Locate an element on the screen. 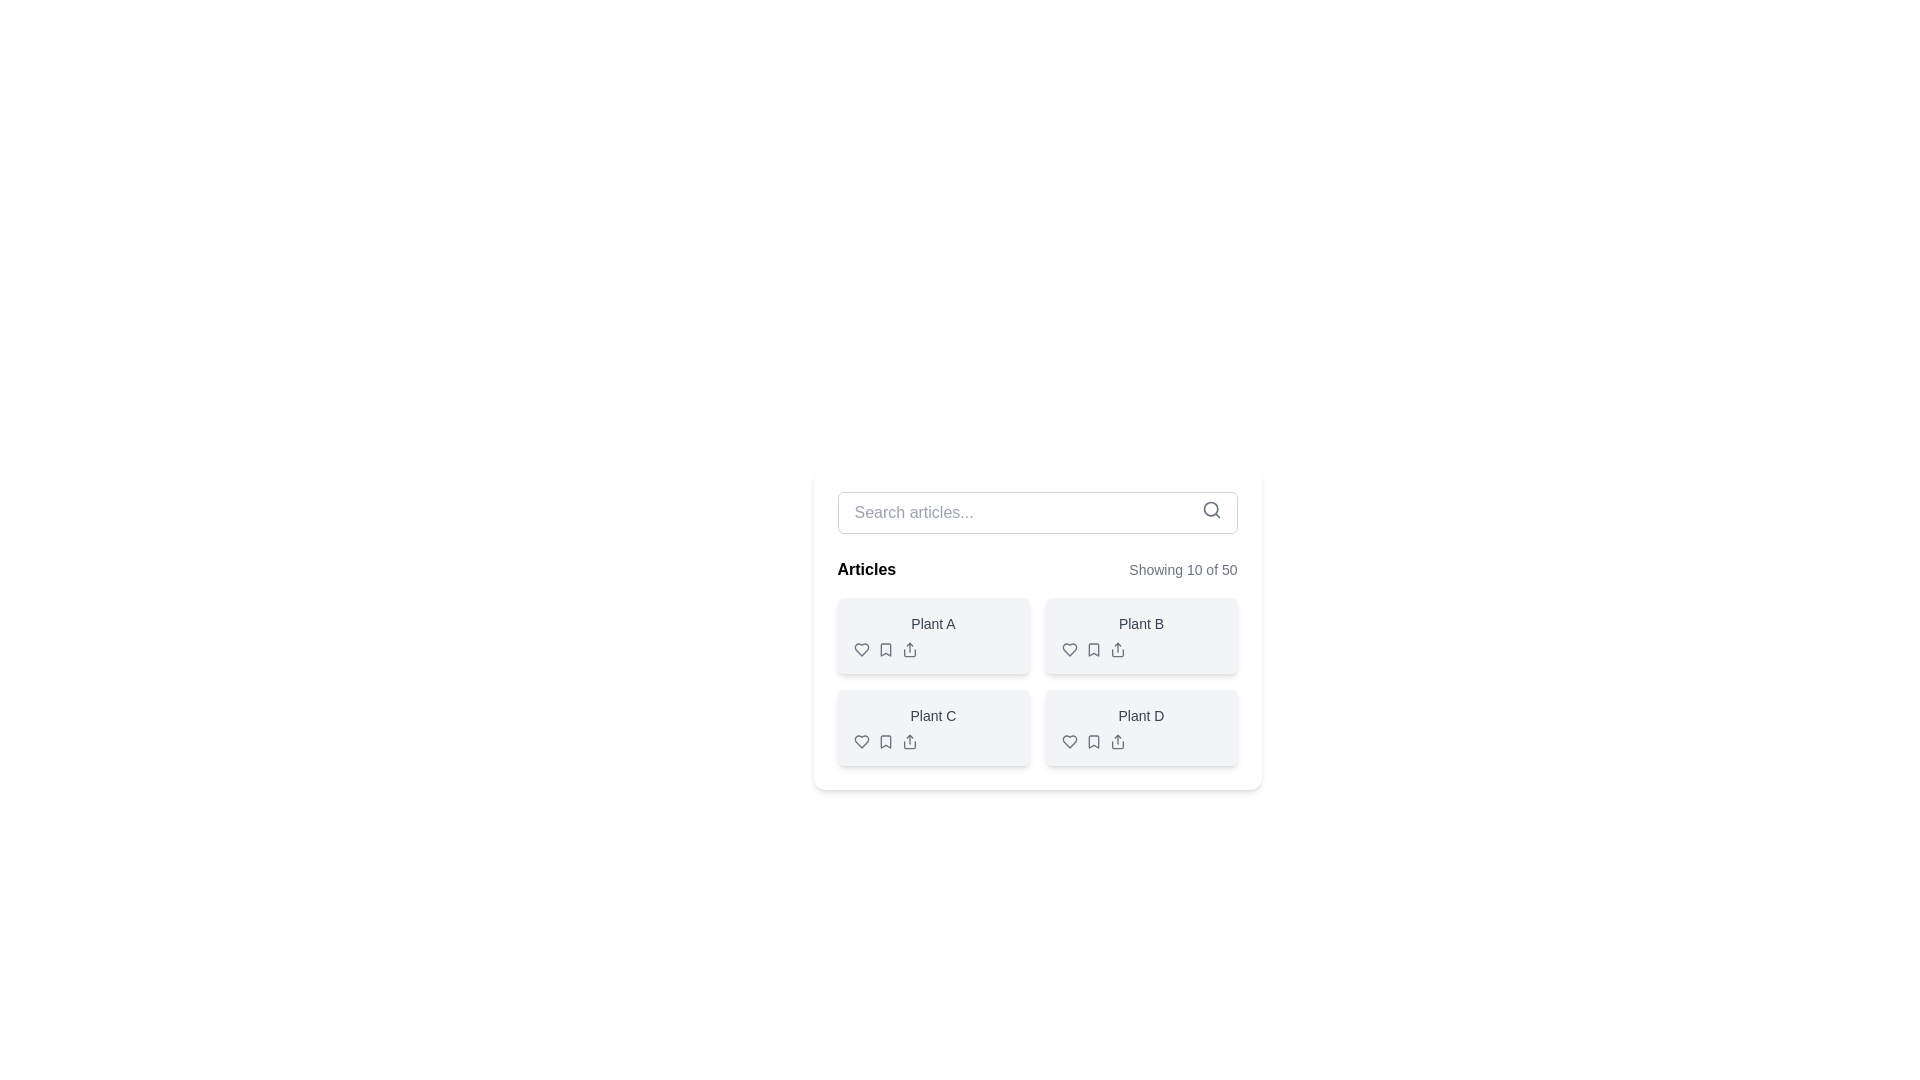 The image size is (1920, 1080). the search input field located at the top-center of the card section is located at coordinates (1037, 512).